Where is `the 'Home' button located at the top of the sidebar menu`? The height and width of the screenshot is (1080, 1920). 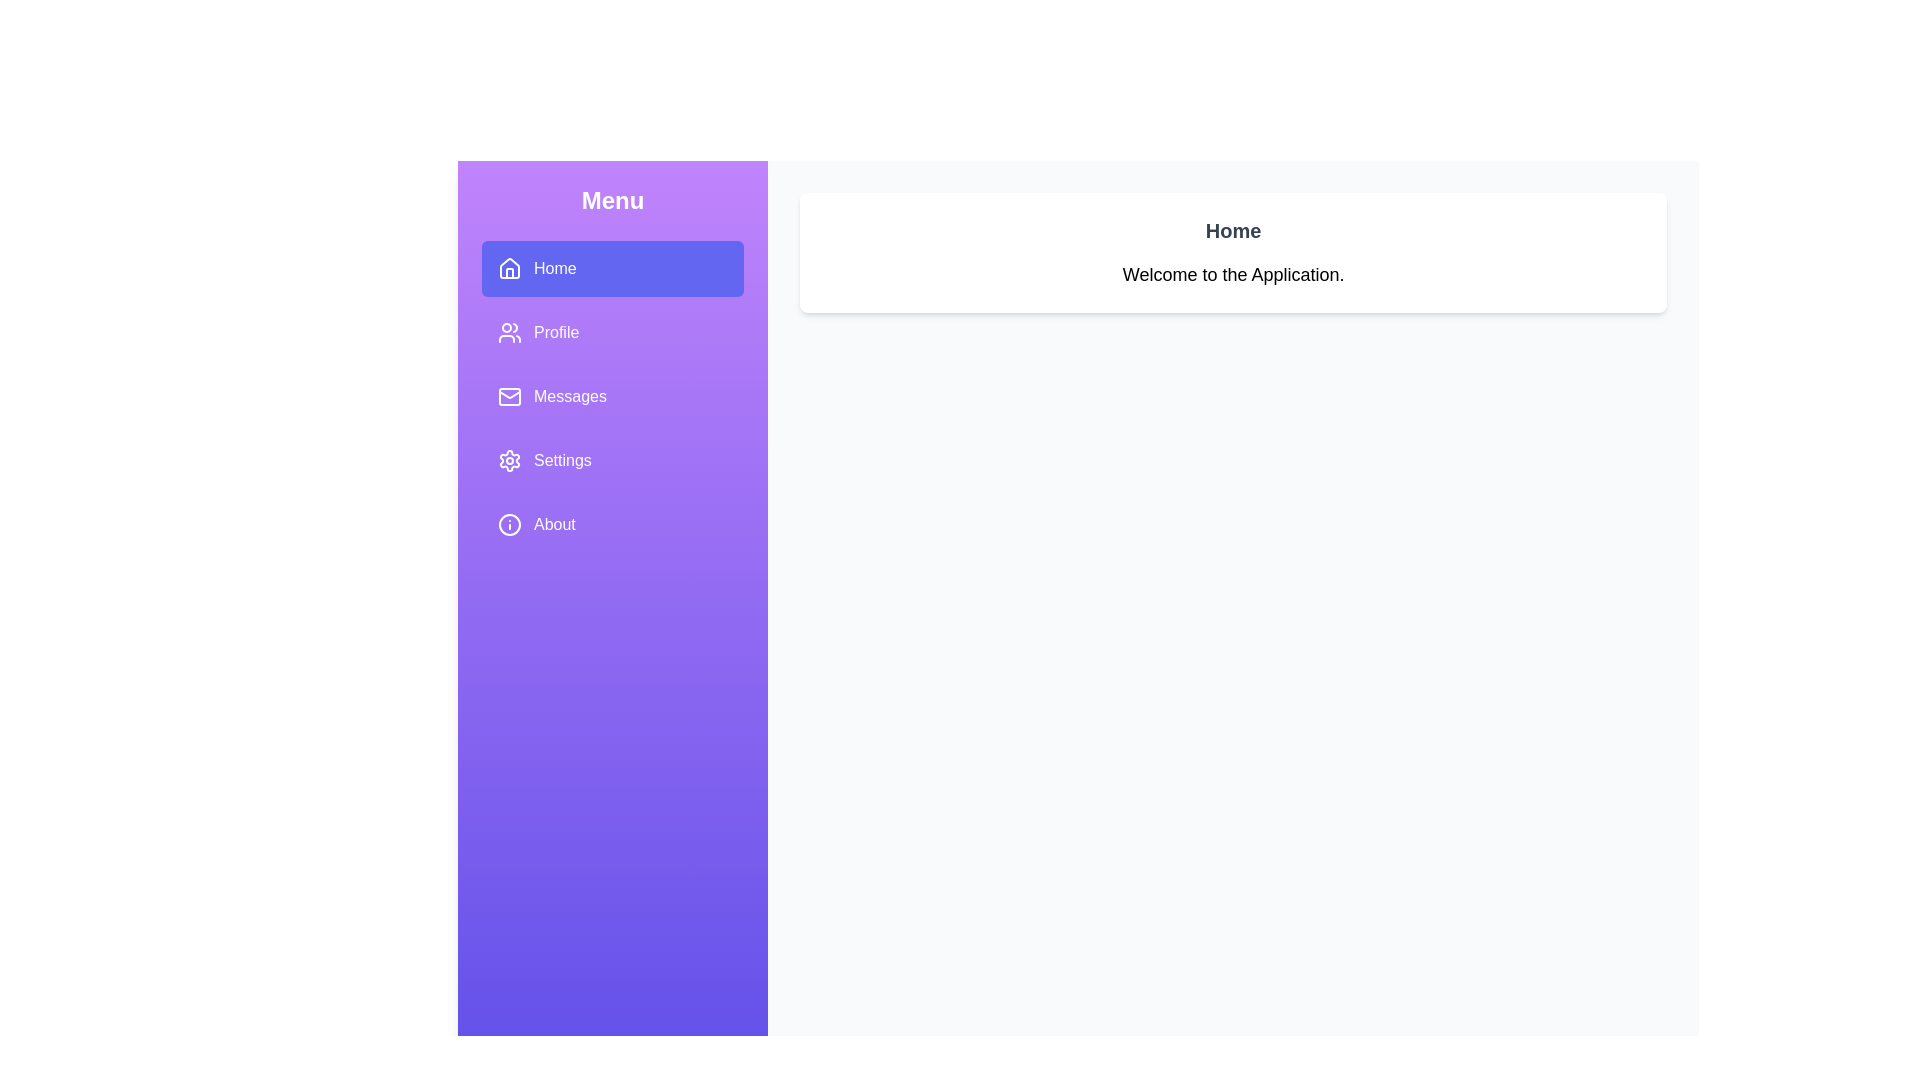 the 'Home' button located at the top of the sidebar menu is located at coordinates (612, 268).